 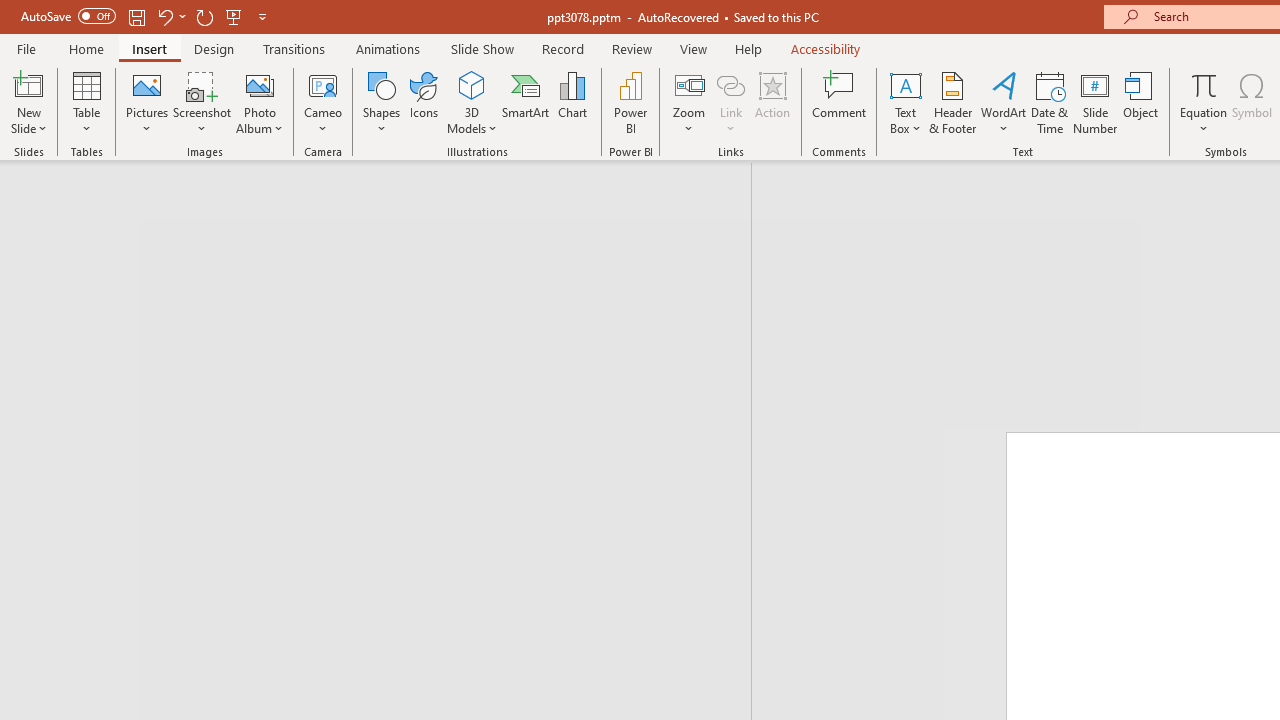 What do you see at coordinates (471, 103) in the screenshot?
I see `'3D Models'` at bounding box center [471, 103].